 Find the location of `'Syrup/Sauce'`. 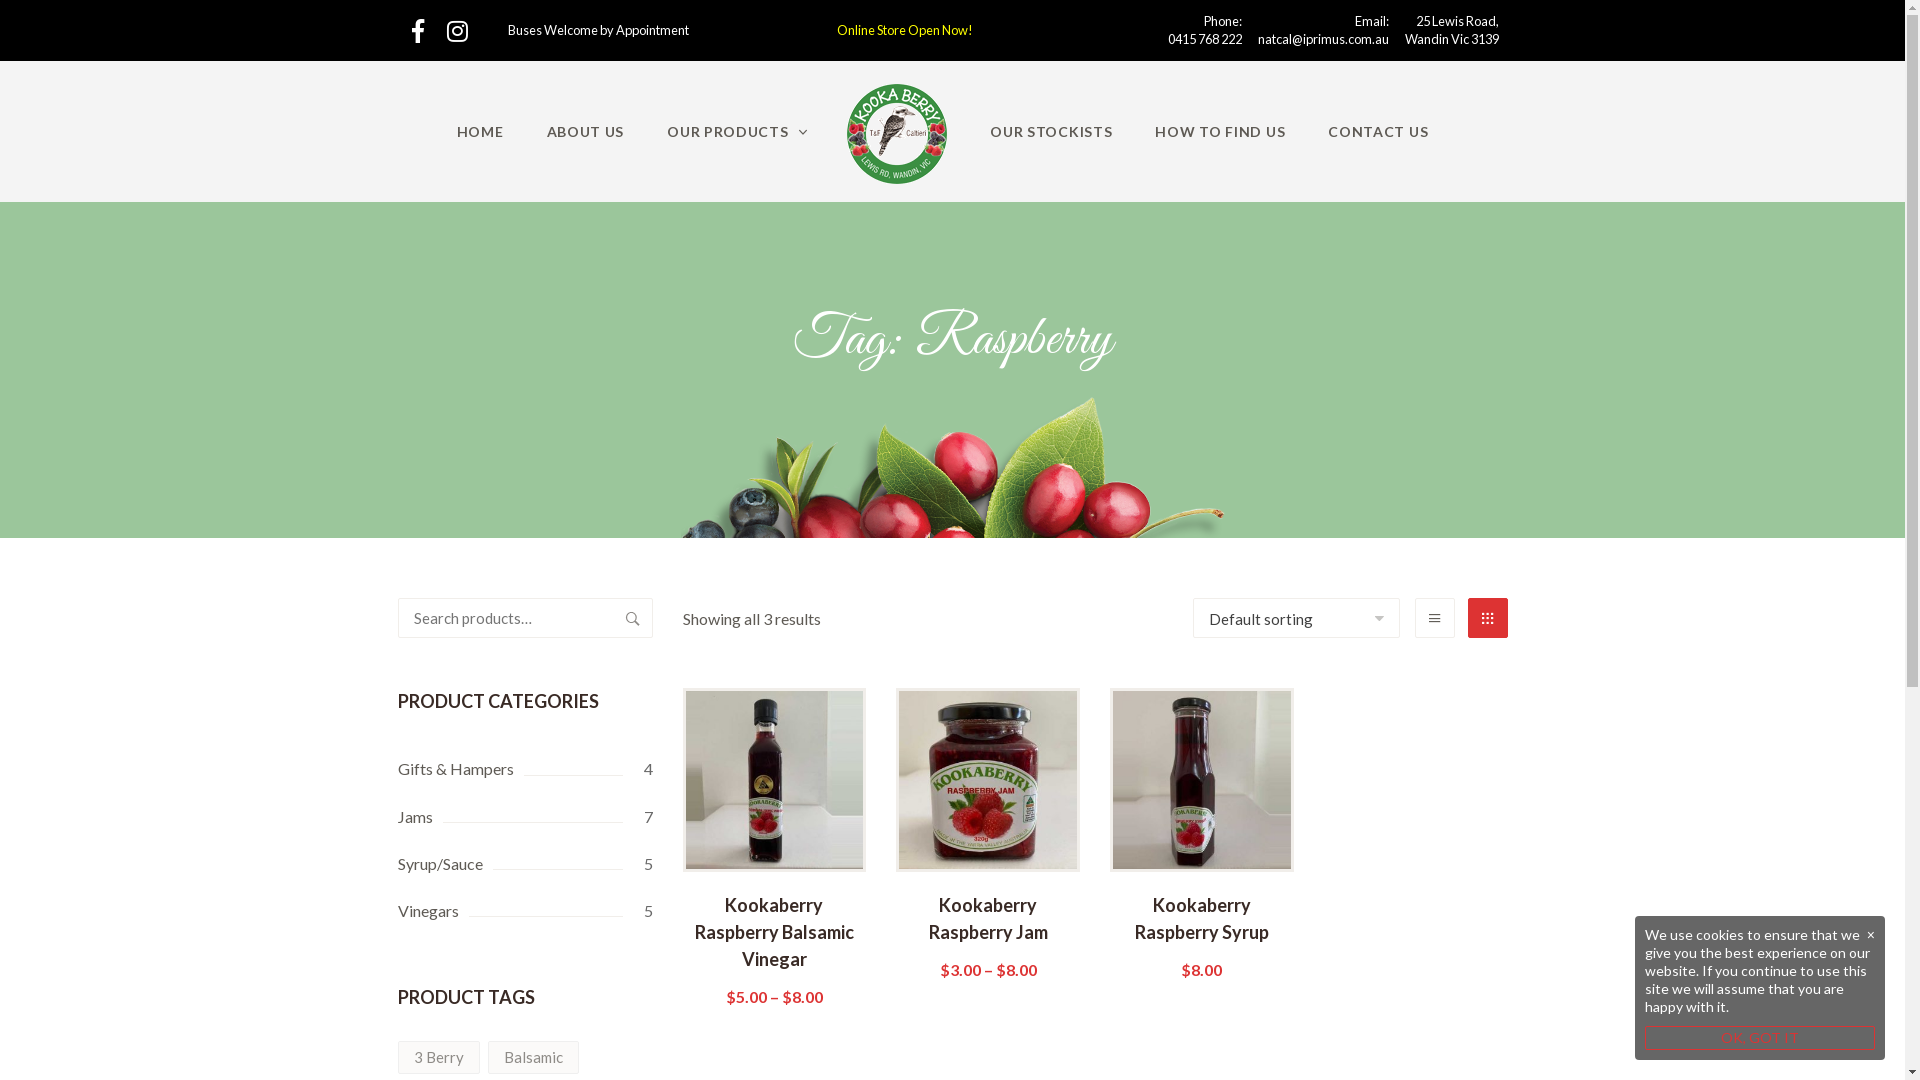

'Syrup/Sauce' is located at coordinates (525, 862).